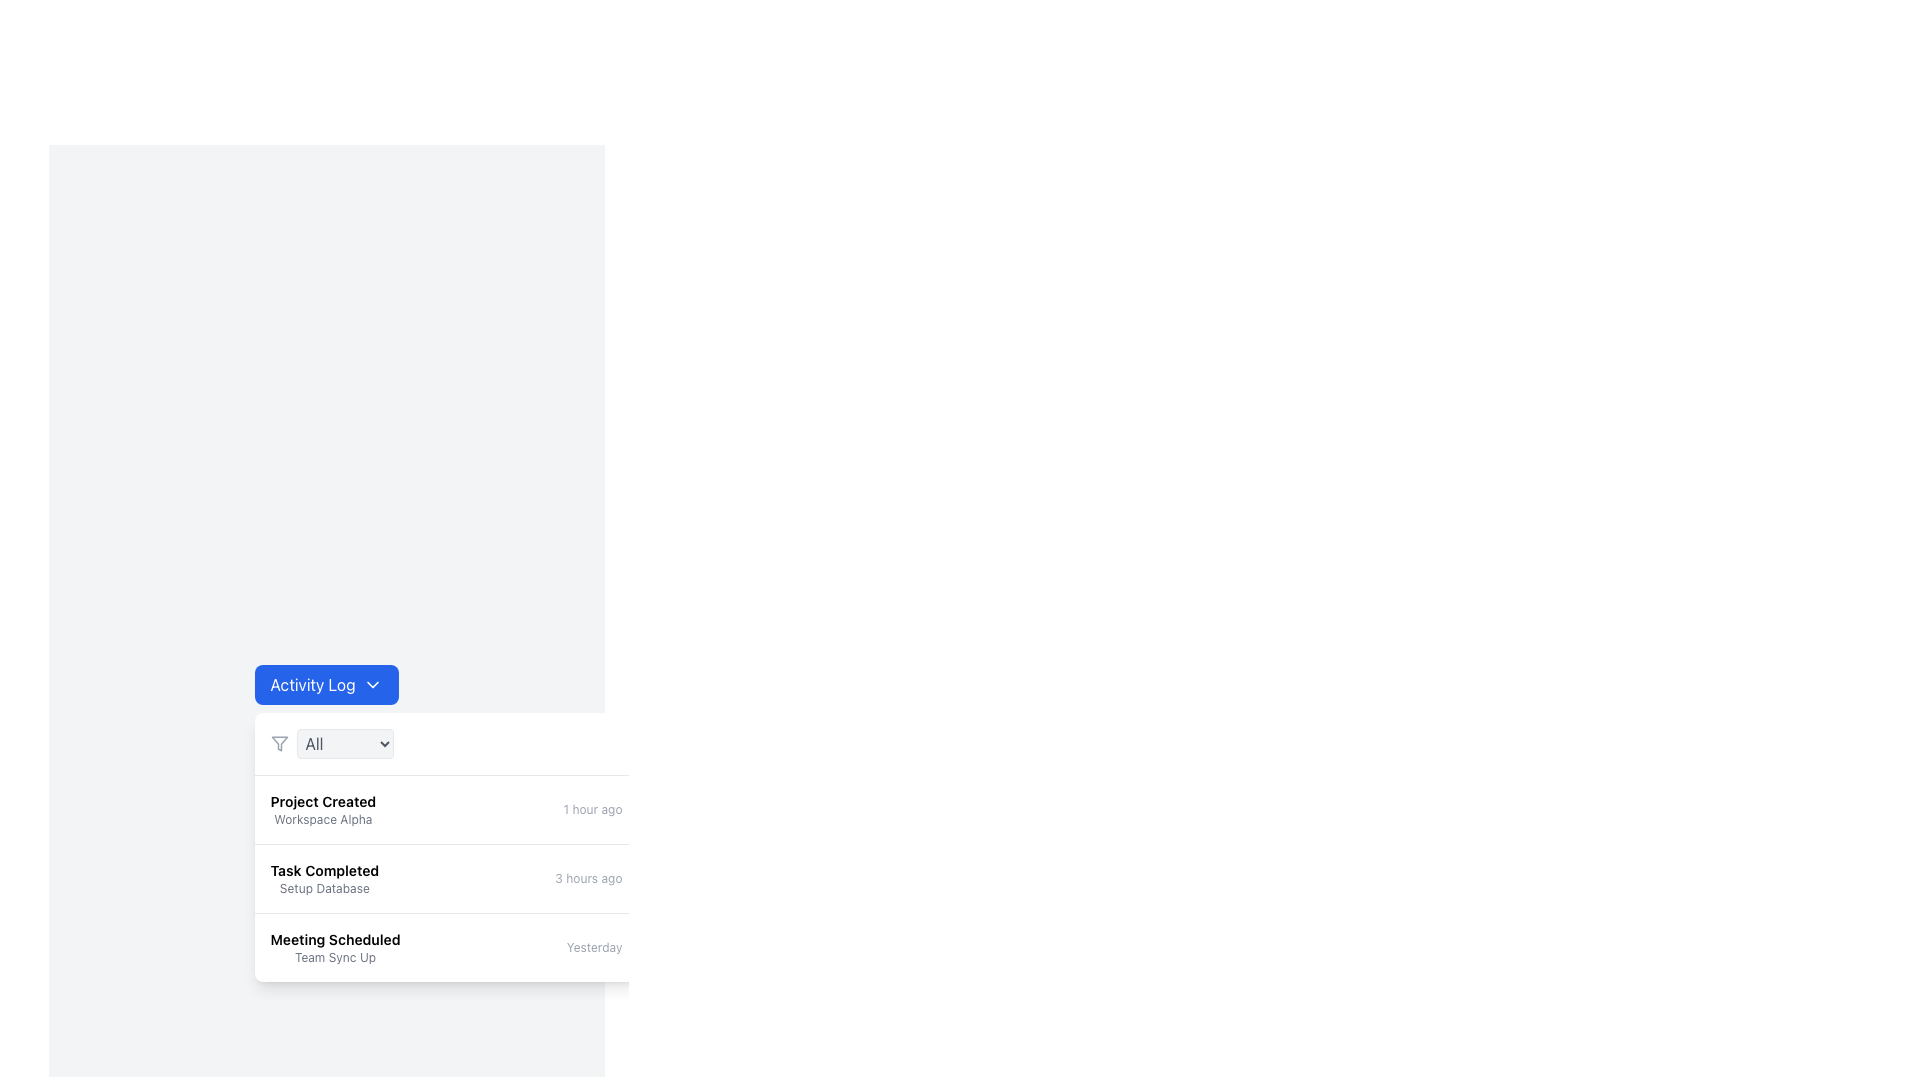  What do you see at coordinates (335, 947) in the screenshot?
I see `the 'Meeting Scheduled' entry in the activity log` at bounding box center [335, 947].